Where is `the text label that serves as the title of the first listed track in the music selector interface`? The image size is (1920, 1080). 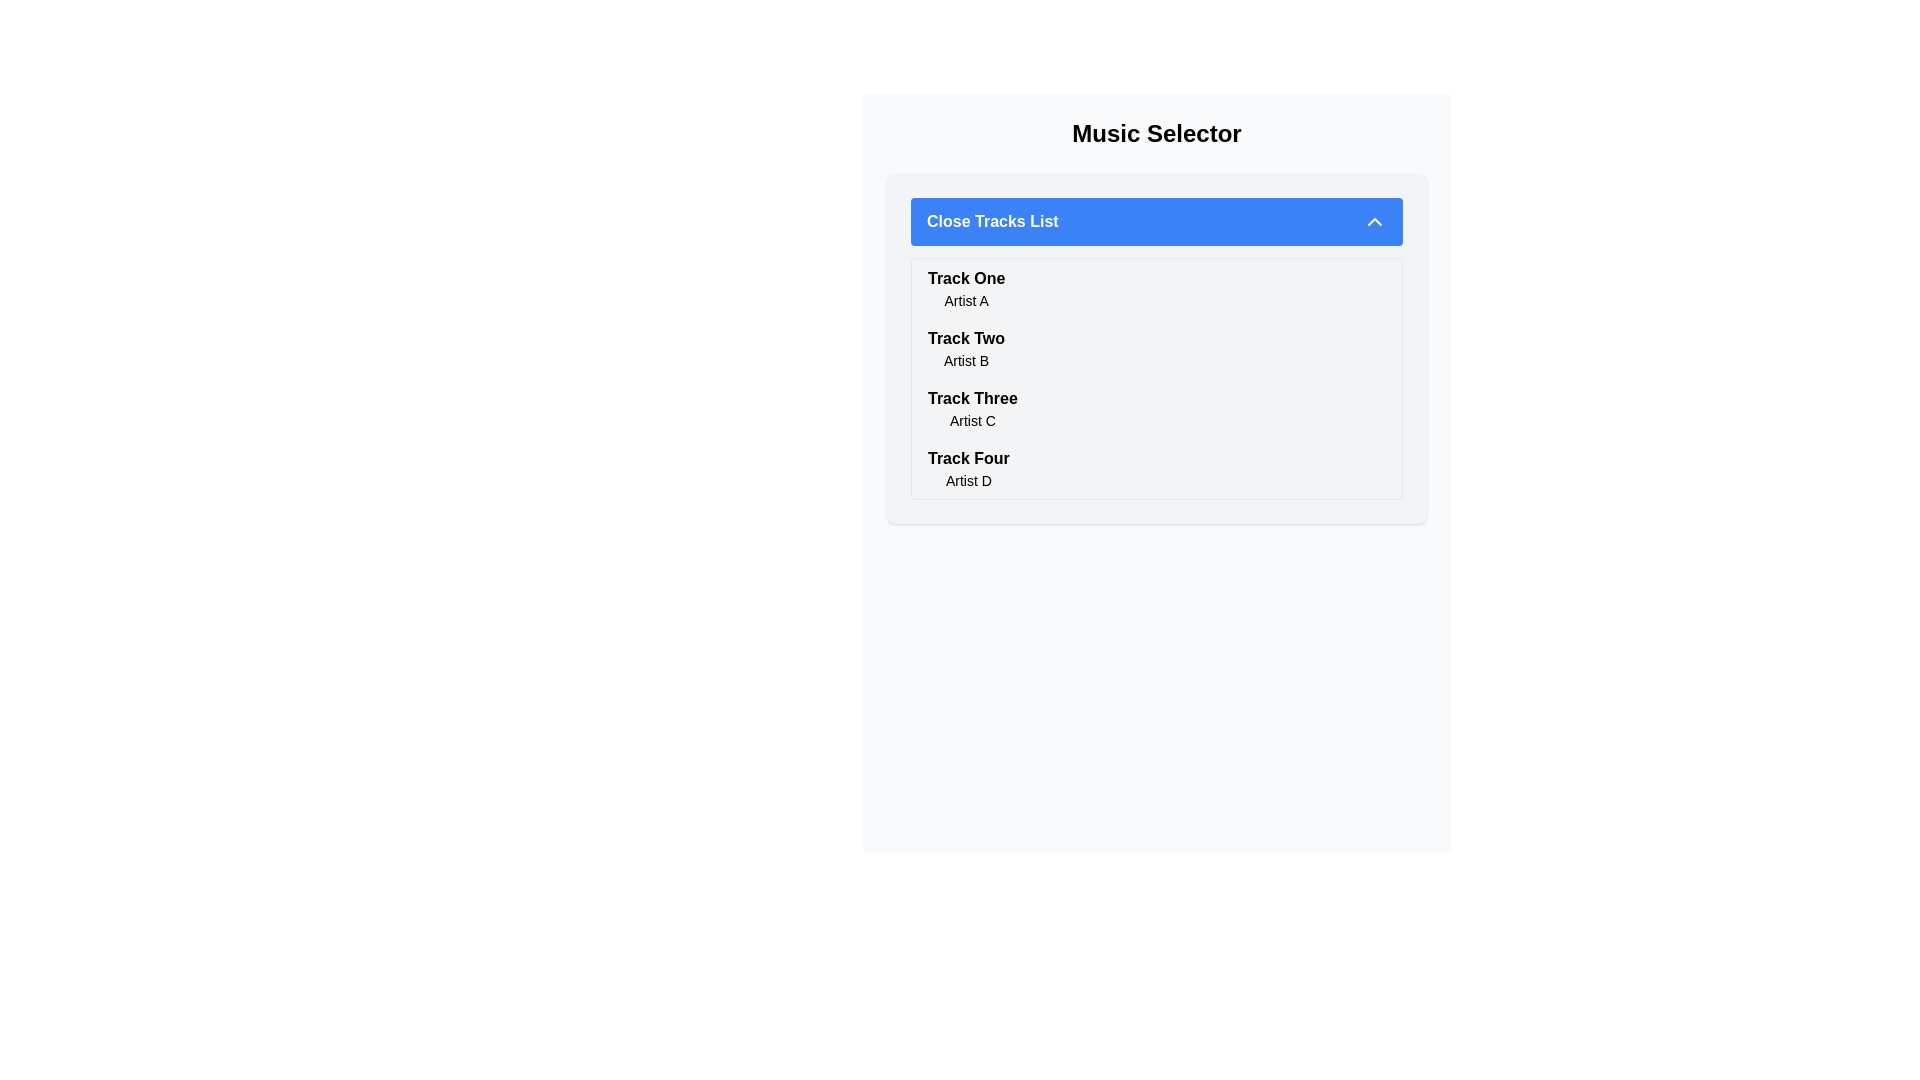
the text label that serves as the title of the first listed track in the music selector interface is located at coordinates (966, 278).